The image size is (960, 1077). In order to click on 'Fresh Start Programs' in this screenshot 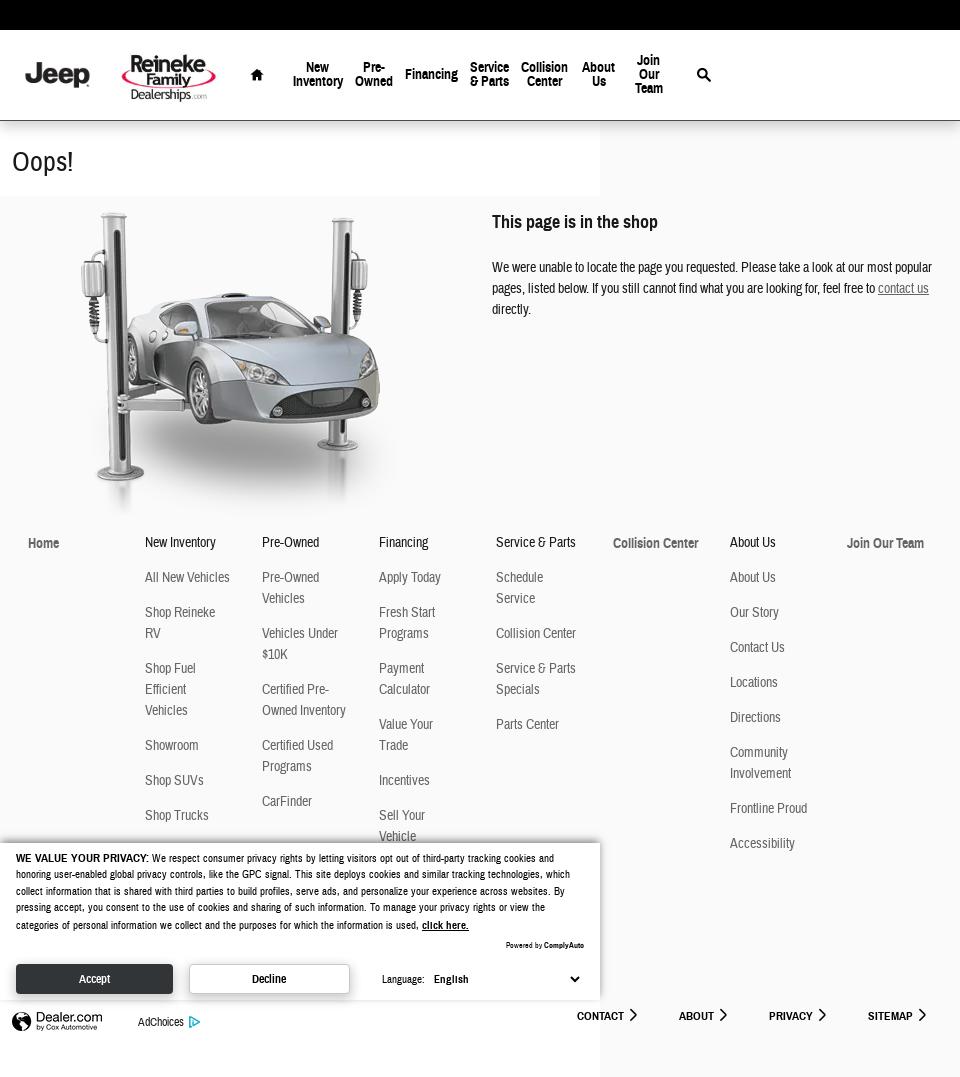, I will do `click(406, 623)`.